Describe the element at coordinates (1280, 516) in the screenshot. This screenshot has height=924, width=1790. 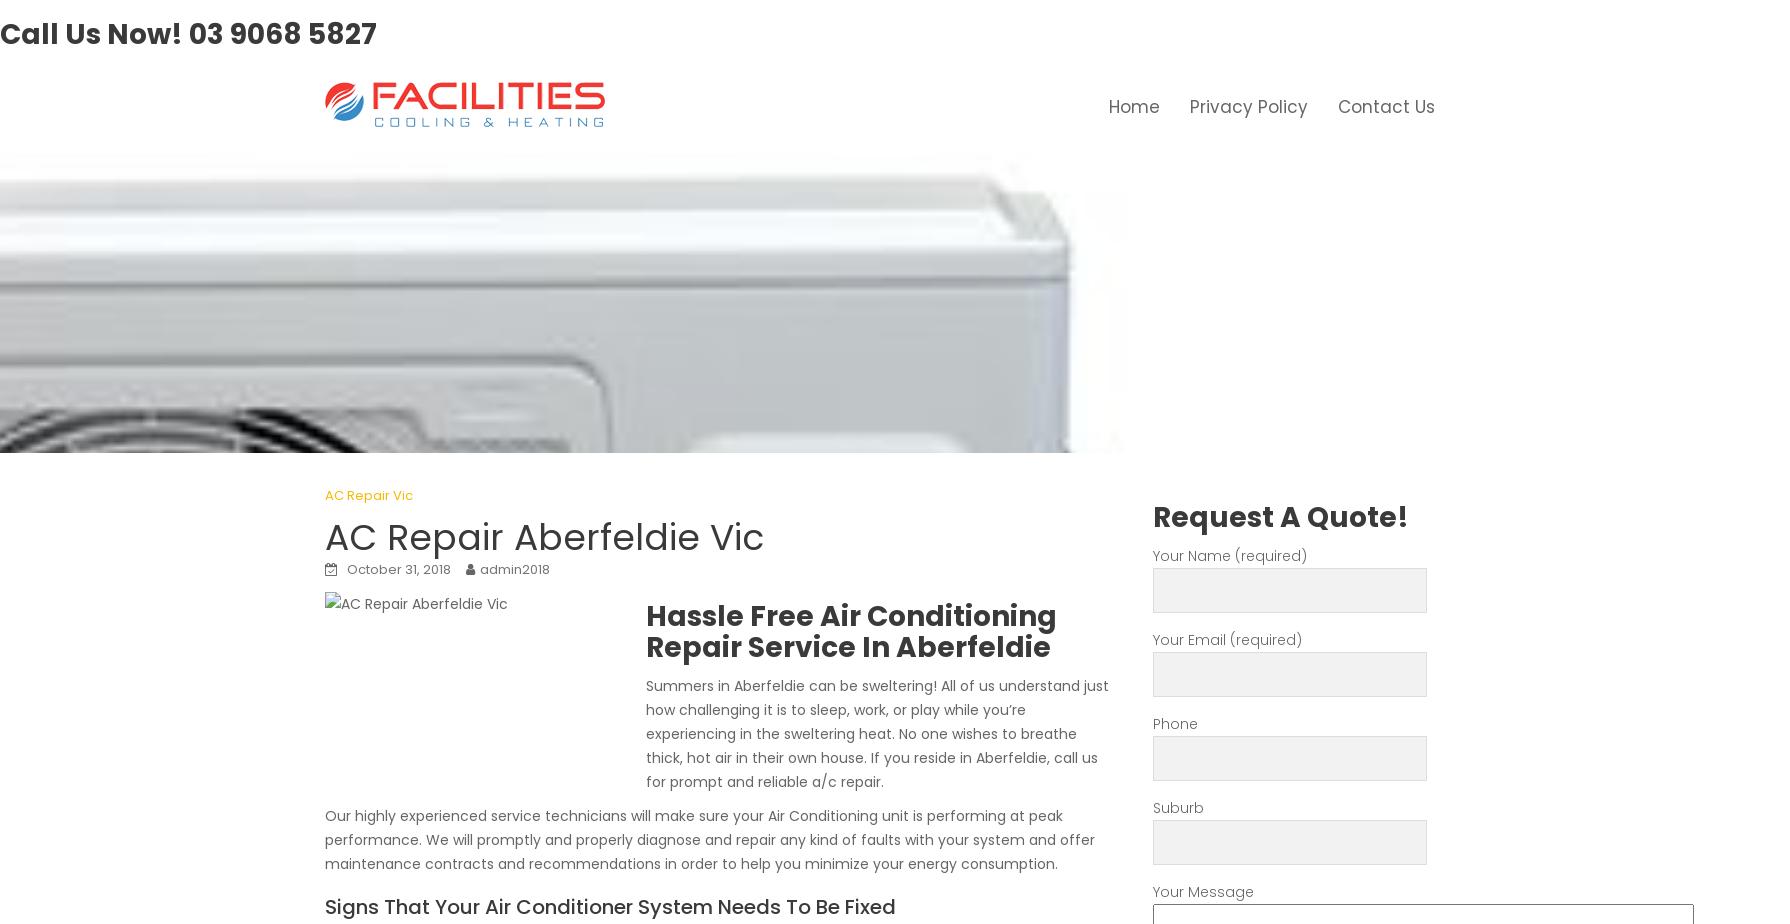
I see `'Request A Quote!'` at that location.